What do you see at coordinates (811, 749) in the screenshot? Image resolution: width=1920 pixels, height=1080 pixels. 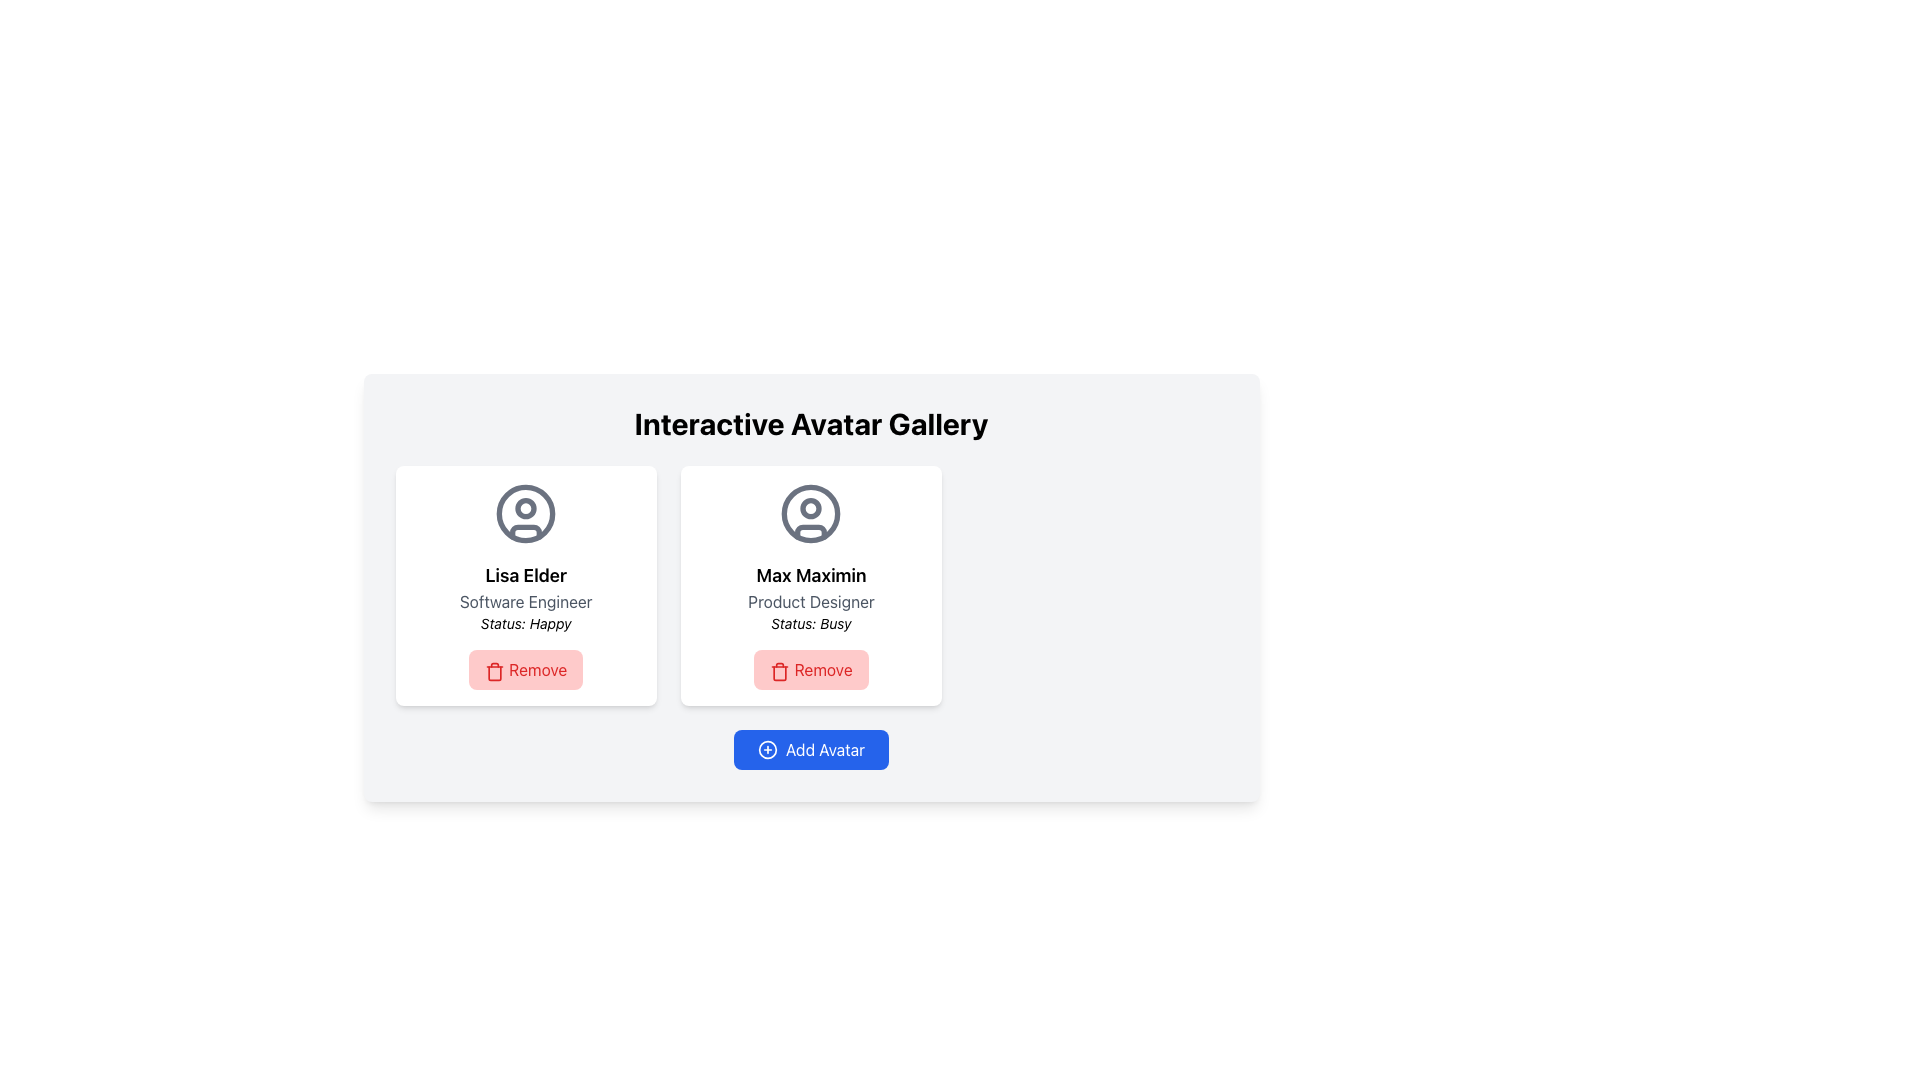 I see `the 'Add Avatar' button, which has a blue background and white text` at bounding box center [811, 749].